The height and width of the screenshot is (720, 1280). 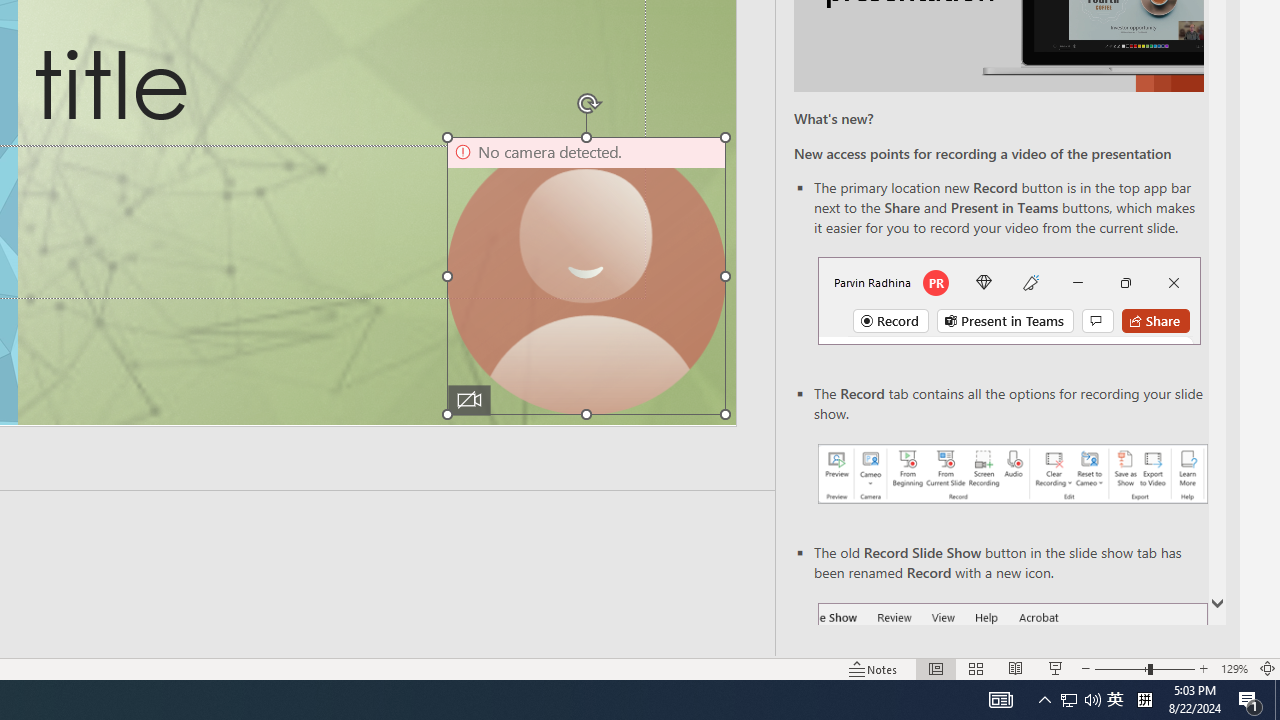 I want to click on 'Zoom 129%', so click(x=1233, y=669).